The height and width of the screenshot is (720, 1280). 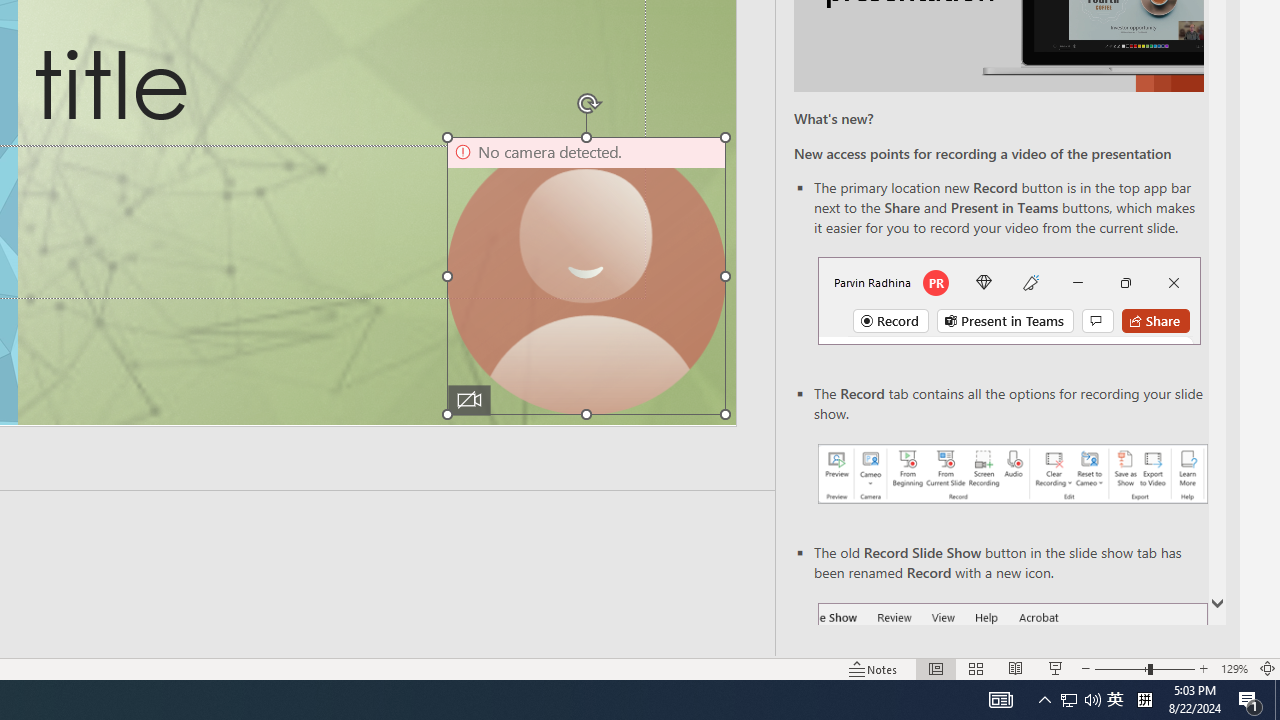 I want to click on 'Zoom 129%', so click(x=1233, y=669).